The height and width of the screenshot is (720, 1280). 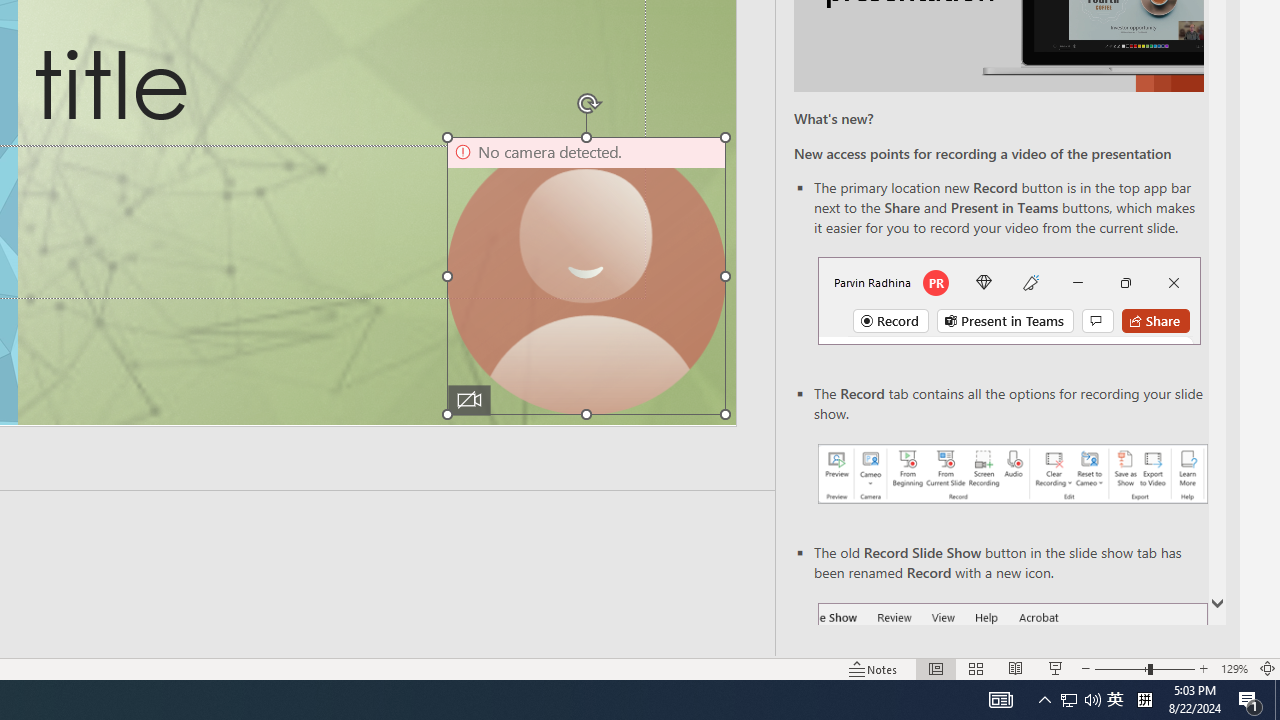 I want to click on 'Zoom 129%', so click(x=1233, y=669).